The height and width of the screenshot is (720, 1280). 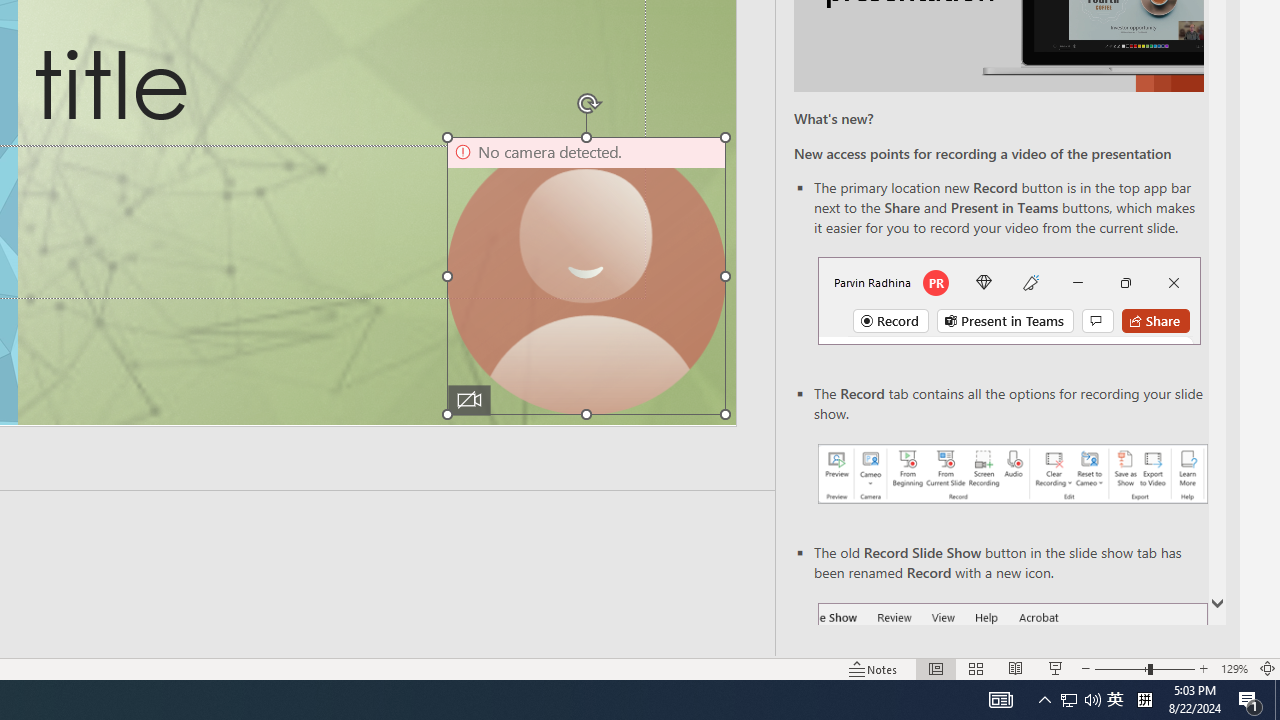 I want to click on 'Zoom 129%', so click(x=1233, y=669).